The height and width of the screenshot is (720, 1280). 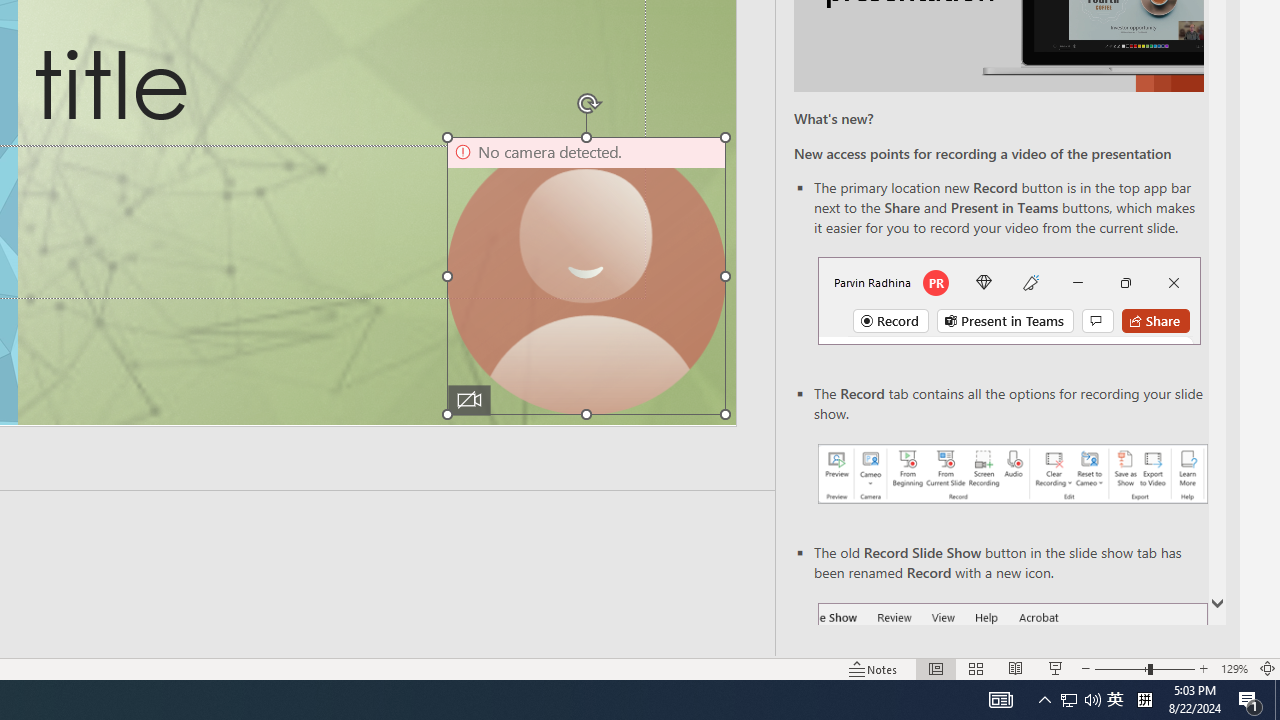 I want to click on 'Zoom 129%', so click(x=1233, y=669).